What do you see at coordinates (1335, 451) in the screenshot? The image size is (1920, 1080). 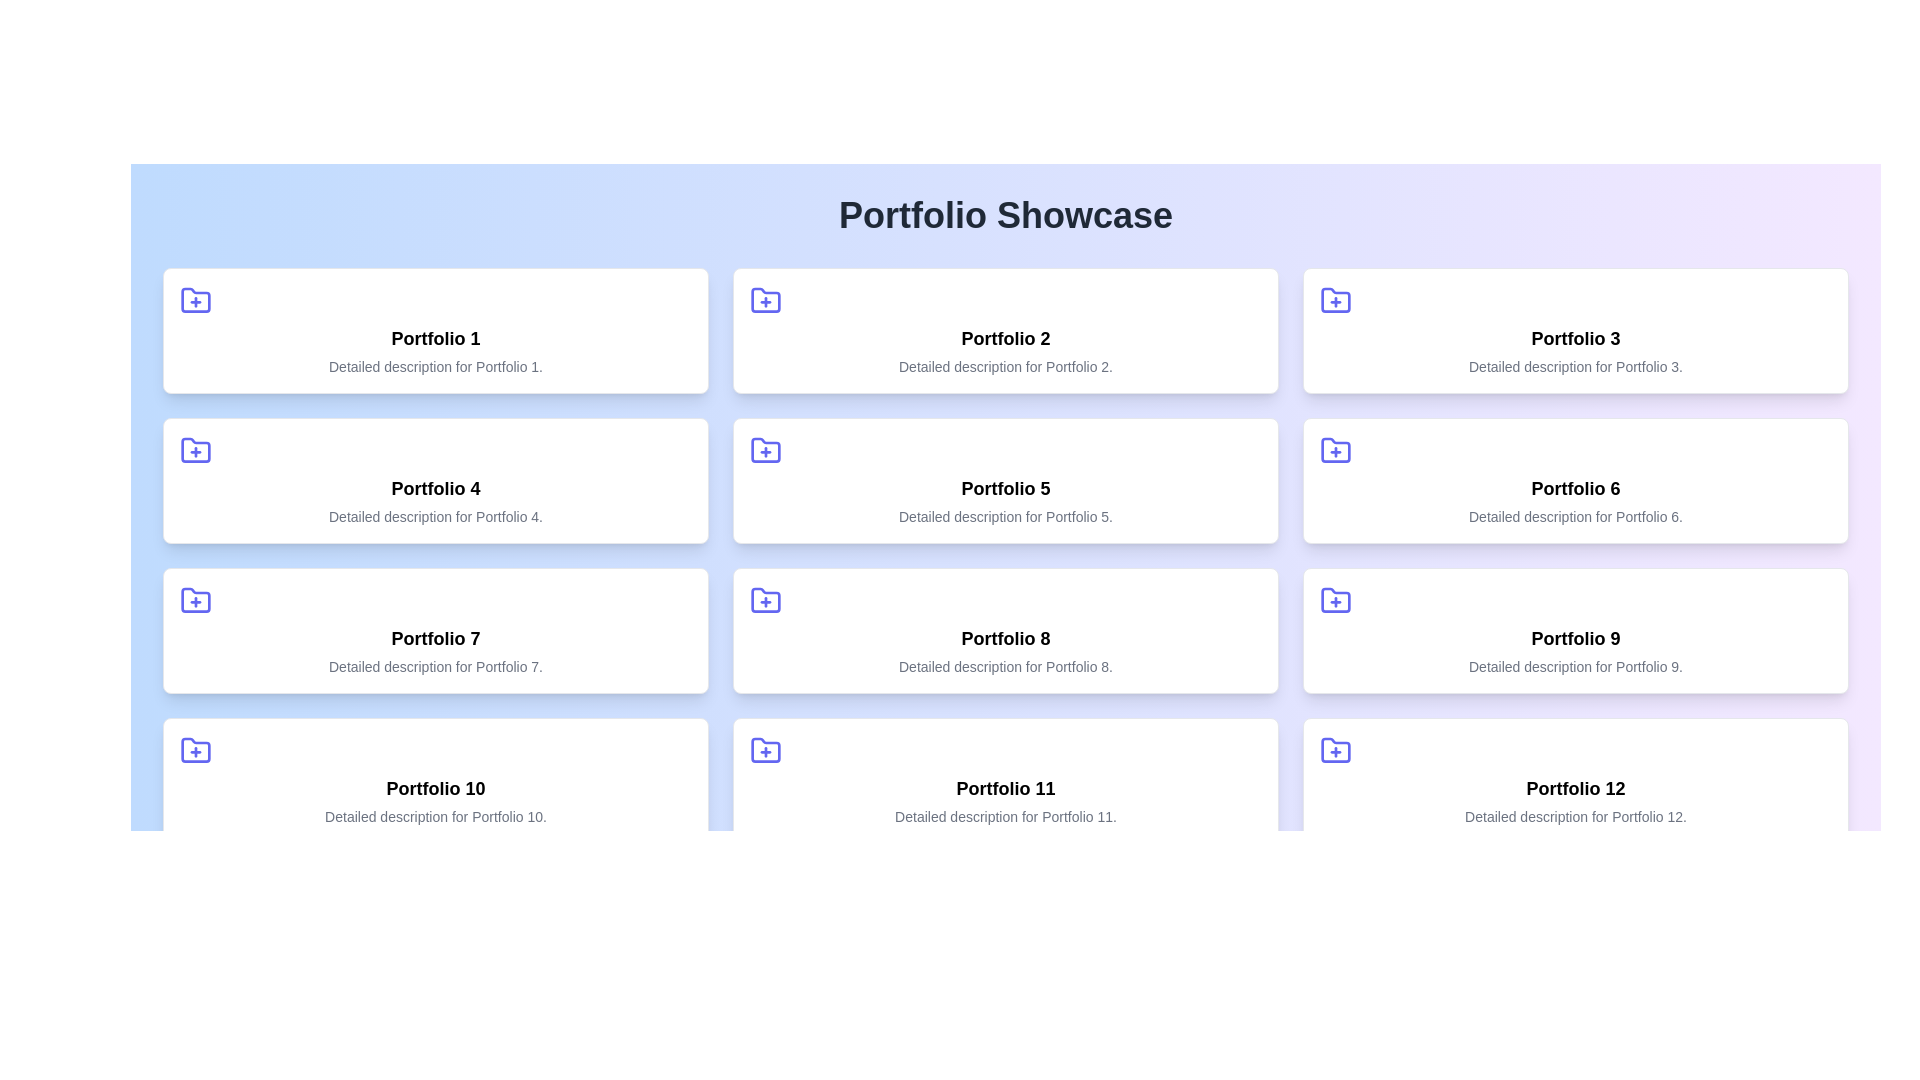 I see `the blue folder icon with a plus sign inside, located in the top-left corner of the 'Portfolio 6' card in the second row, third column of the grid` at bounding box center [1335, 451].